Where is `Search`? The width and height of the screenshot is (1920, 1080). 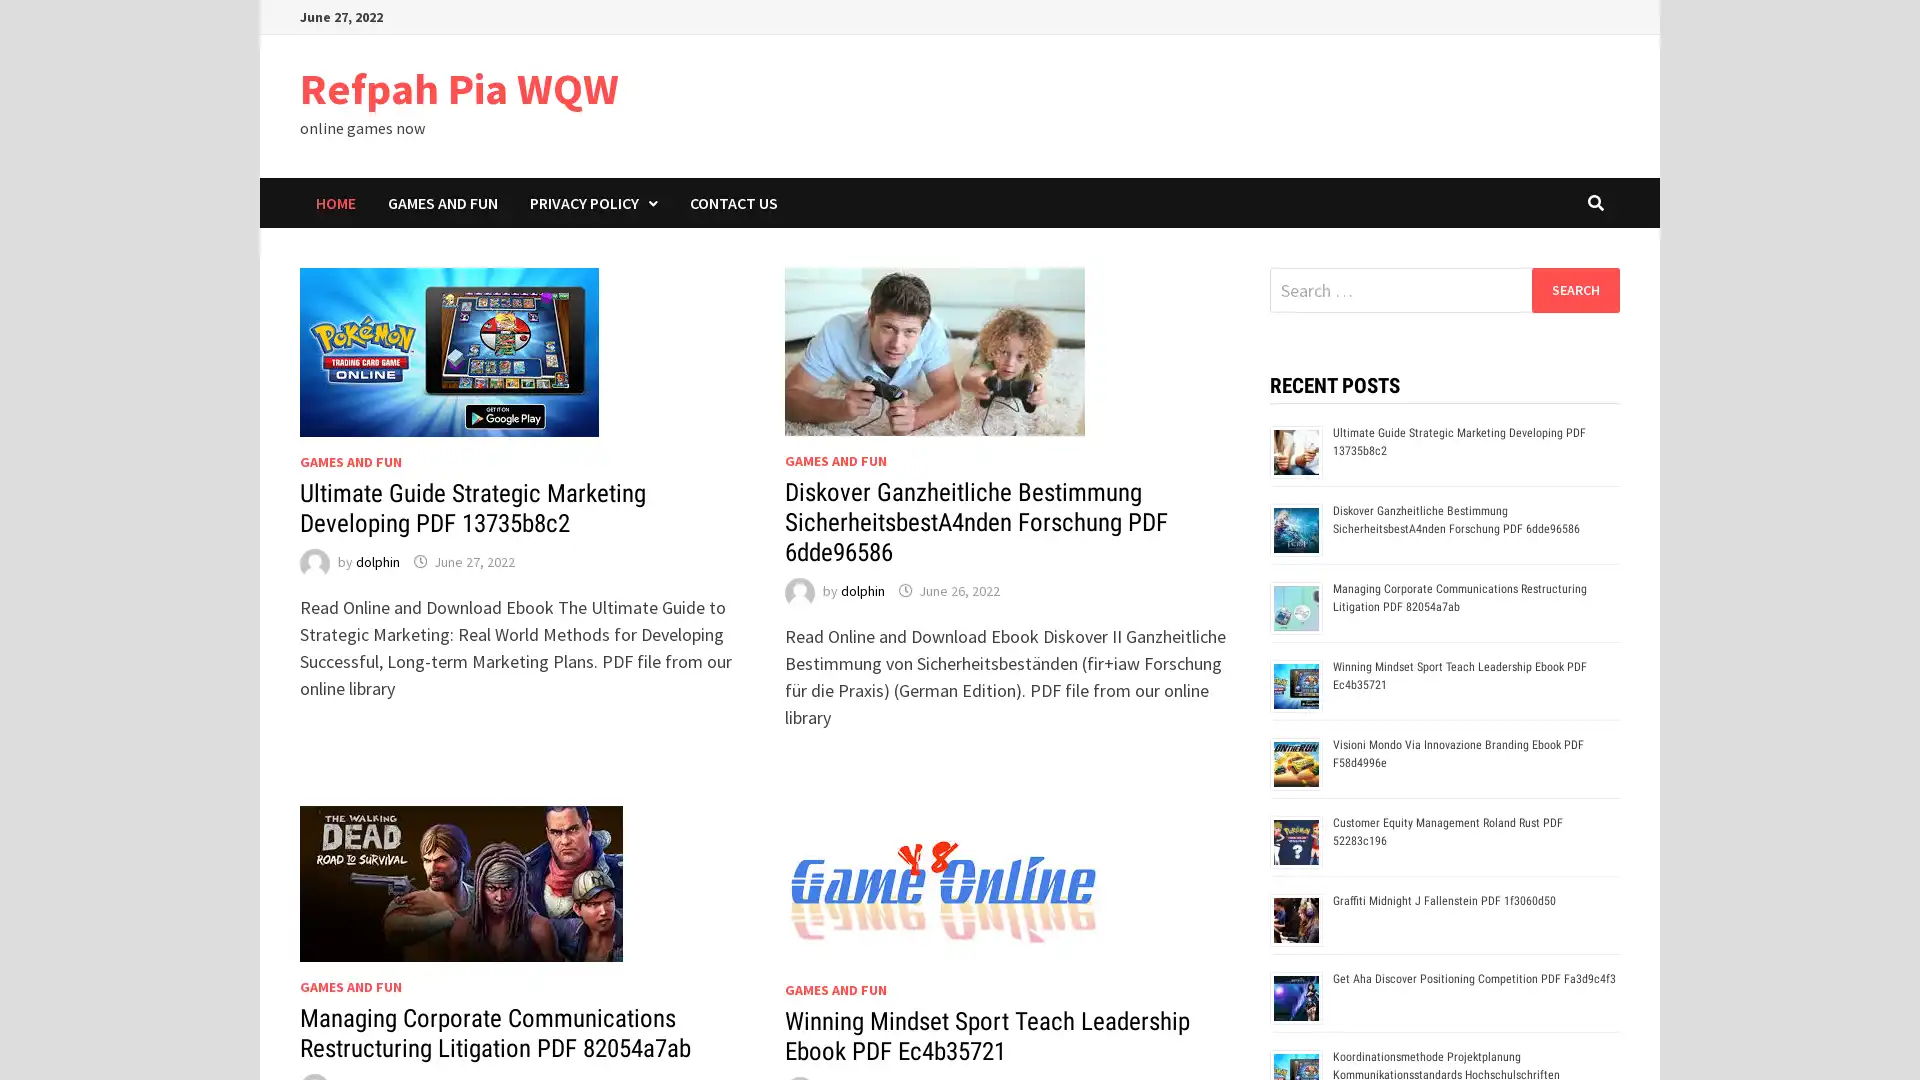
Search is located at coordinates (1574, 289).